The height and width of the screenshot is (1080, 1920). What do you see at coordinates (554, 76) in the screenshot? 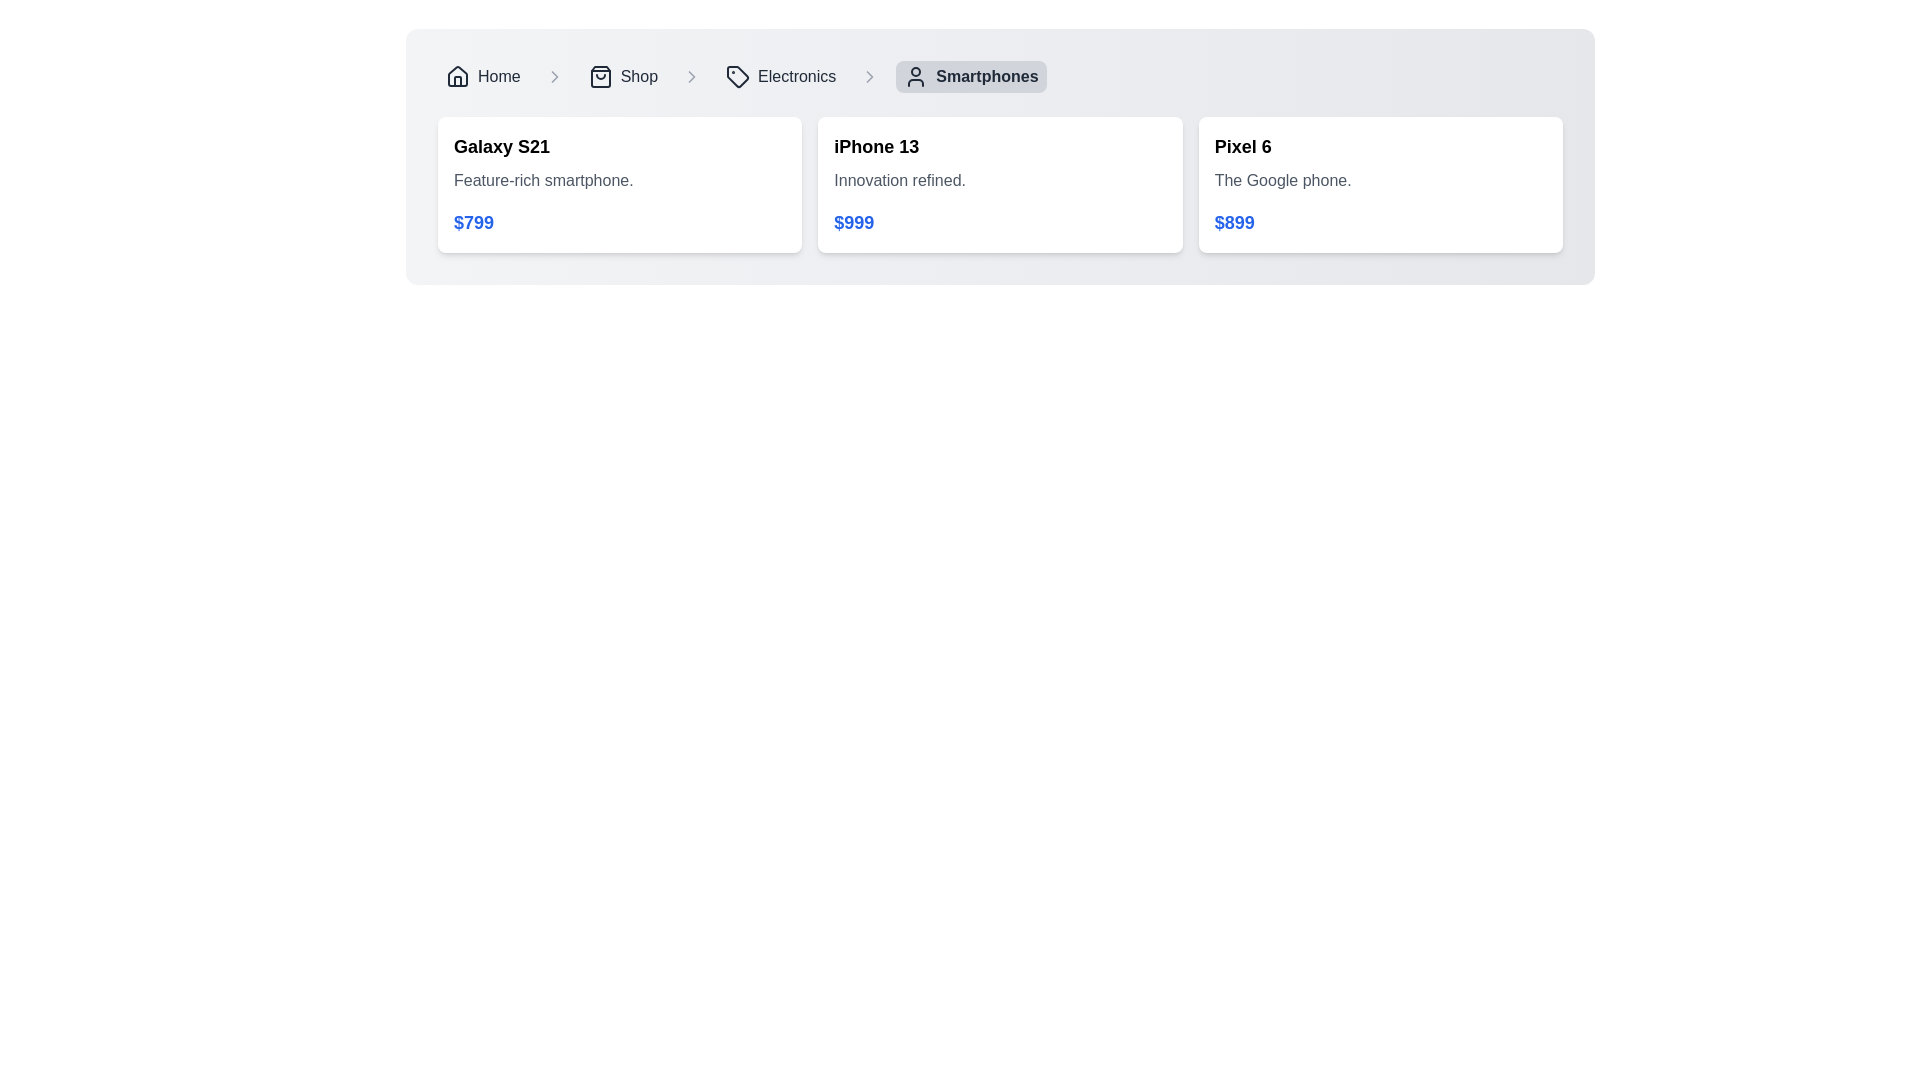
I see `the first chevron separator in the breadcrumb navigation bar, which visually represents a hierarchy between the 'Home' and 'Shop' labels` at bounding box center [554, 76].